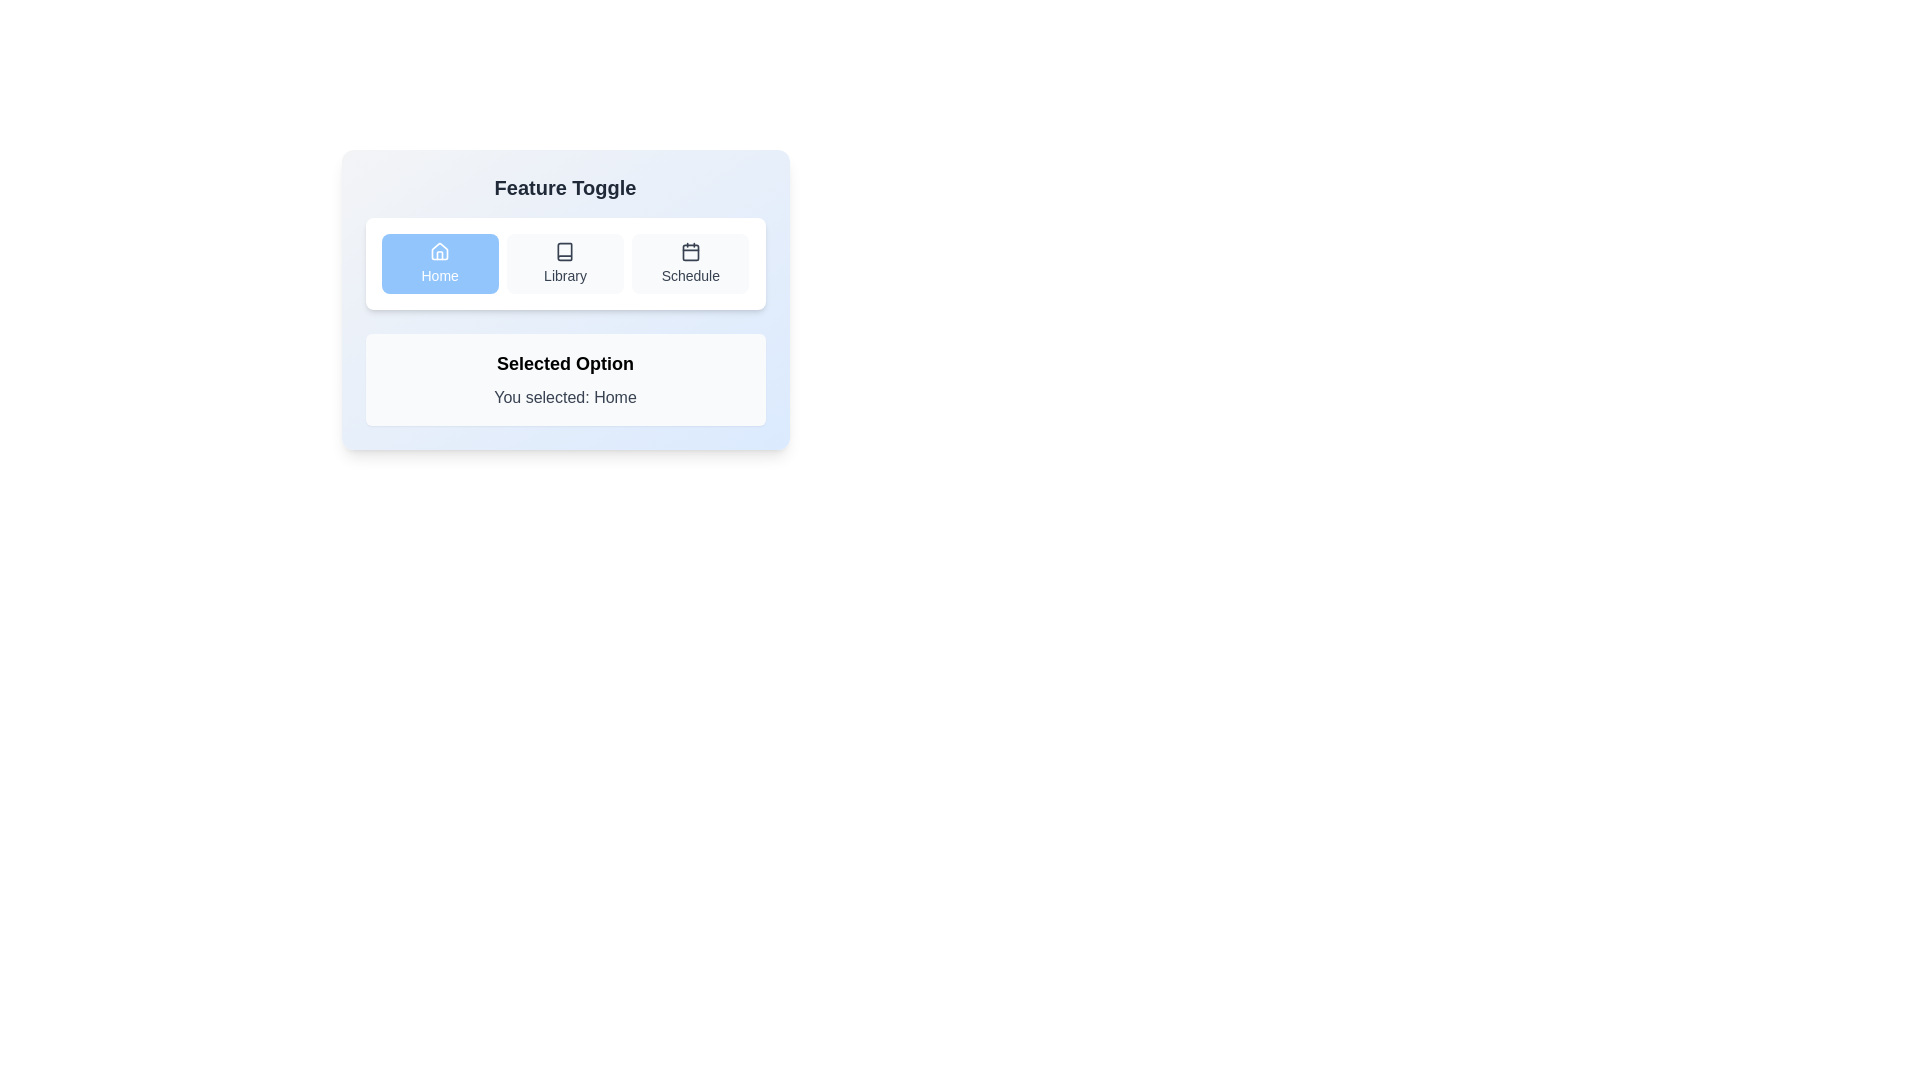 The height and width of the screenshot is (1080, 1920). I want to click on the text label displaying 'Home', which is centered below an icon within a blue rectangular button at the top of the interface, so click(439, 276).